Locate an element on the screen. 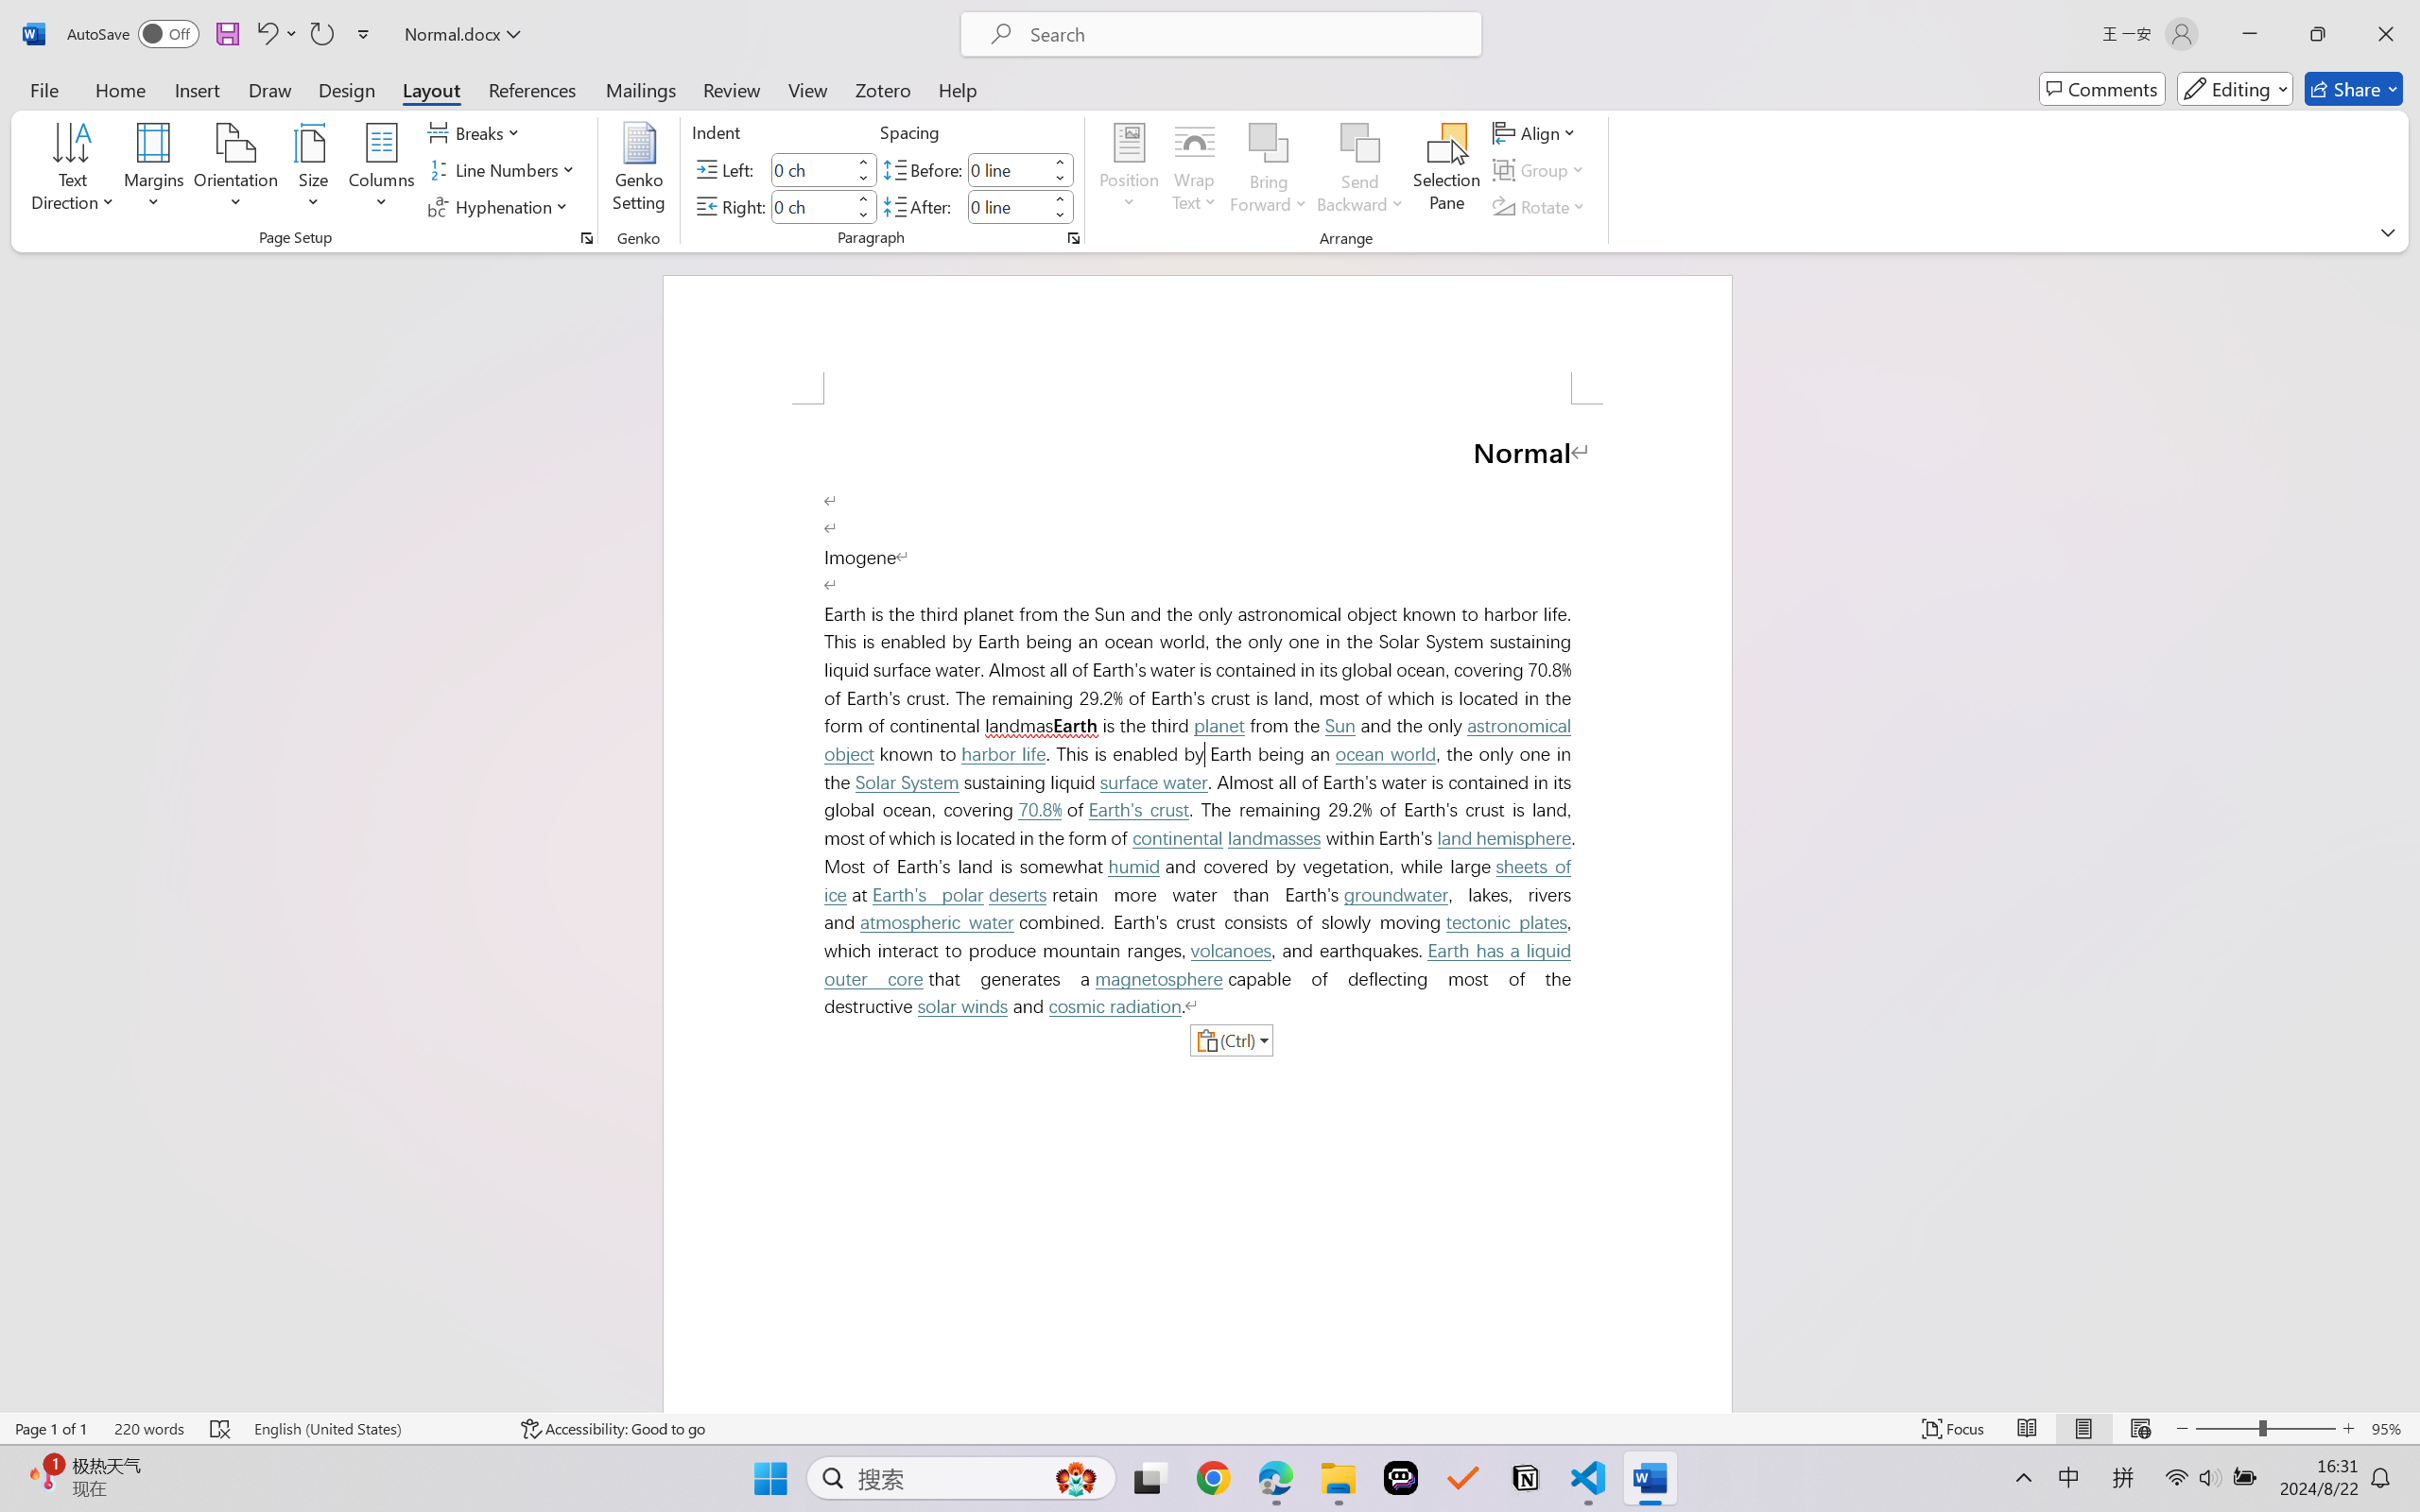  'sheets of ice' is located at coordinates (1202, 880).